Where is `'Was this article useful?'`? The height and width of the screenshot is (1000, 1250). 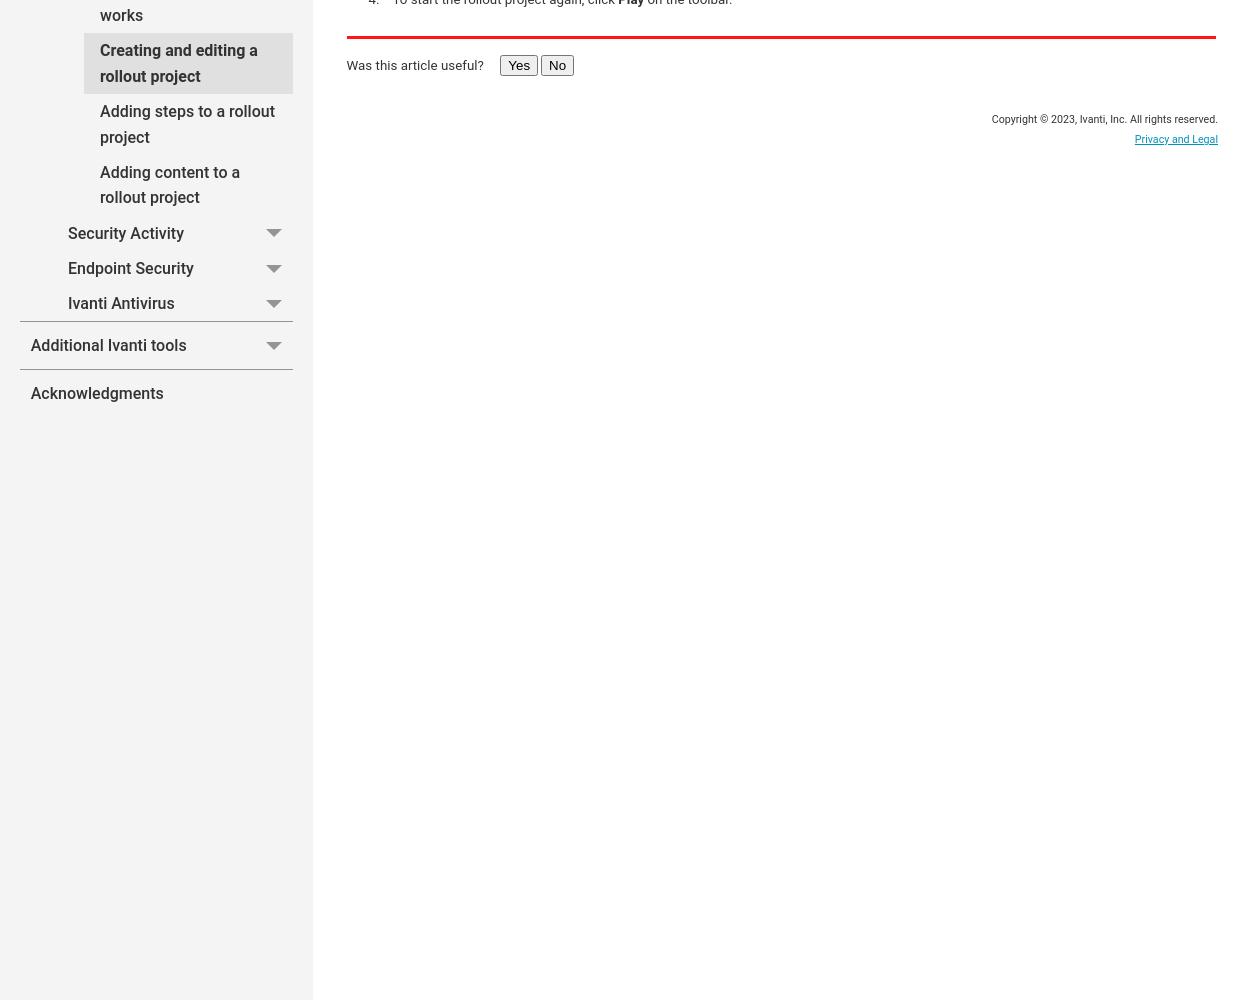
'Was this article useful?' is located at coordinates (345, 64).